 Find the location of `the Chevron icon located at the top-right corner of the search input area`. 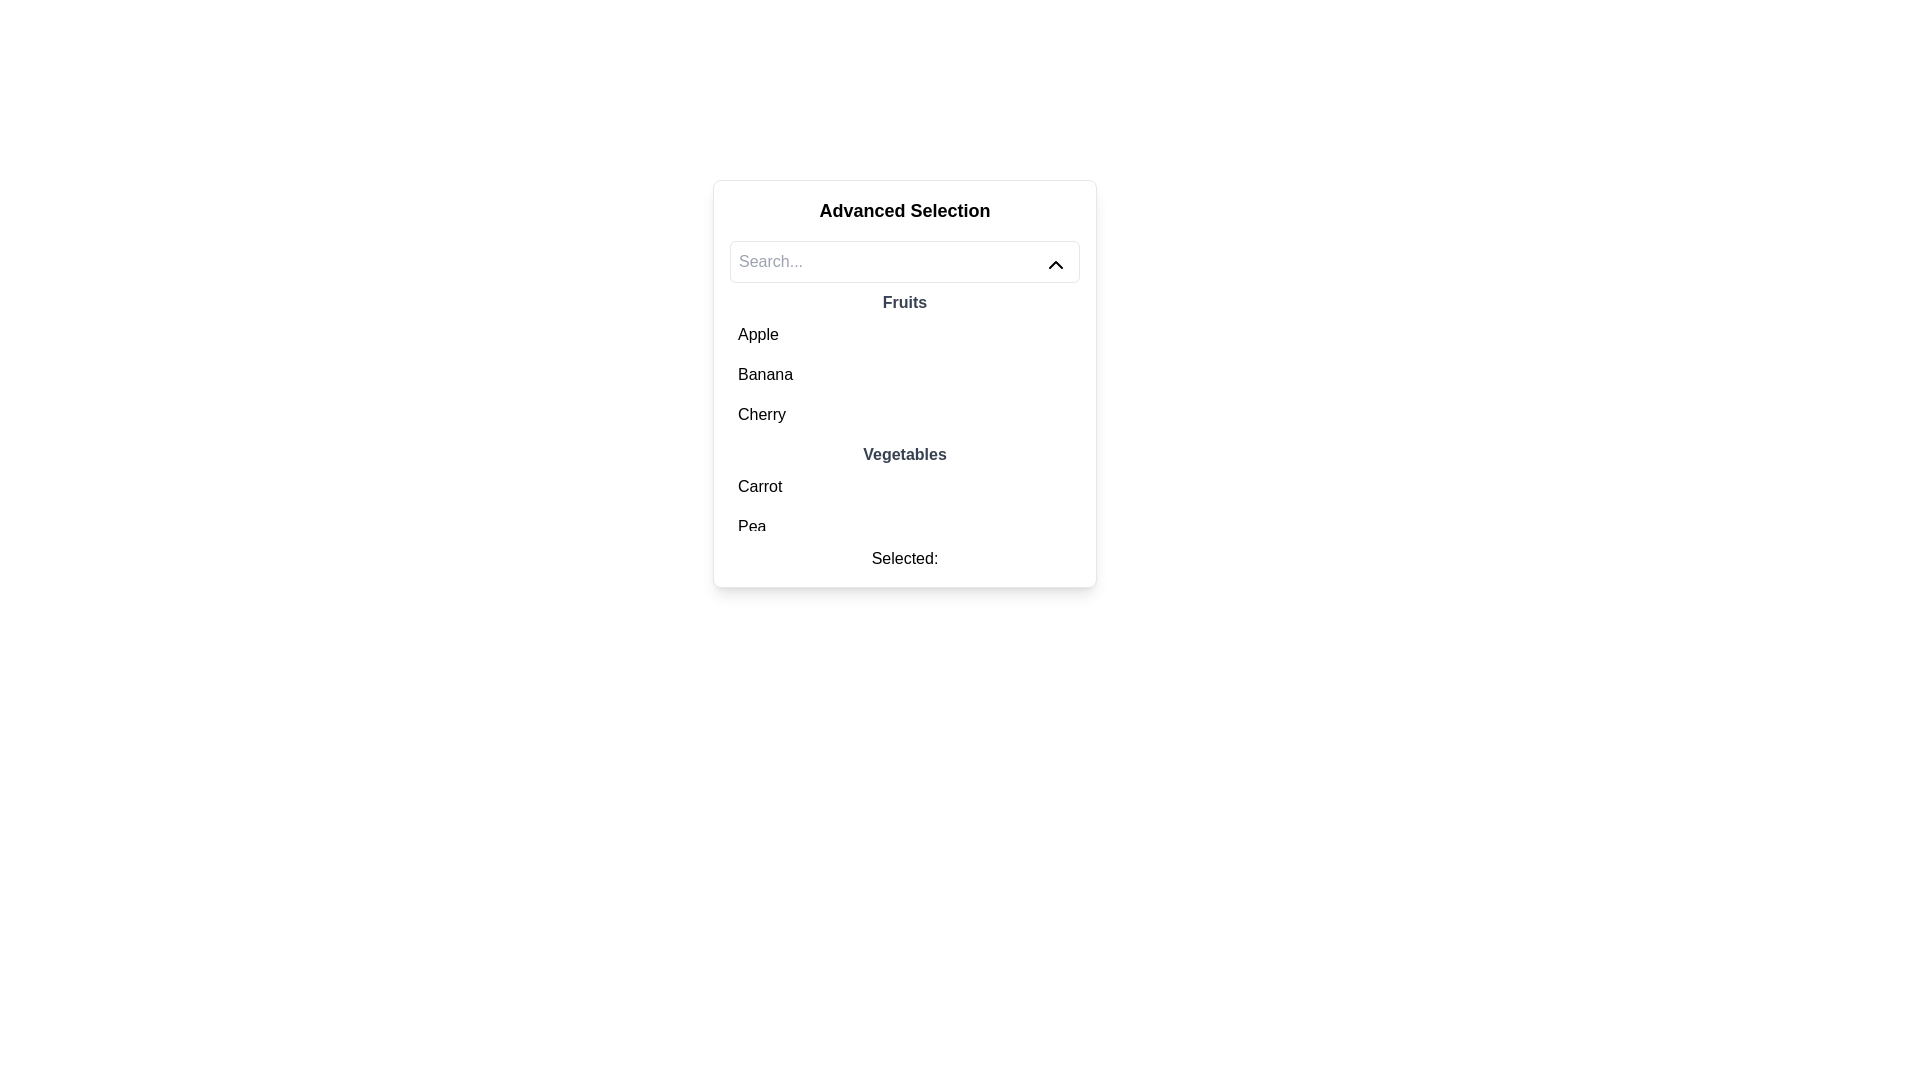

the Chevron icon located at the top-right corner of the search input area is located at coordinates (1055, 264).